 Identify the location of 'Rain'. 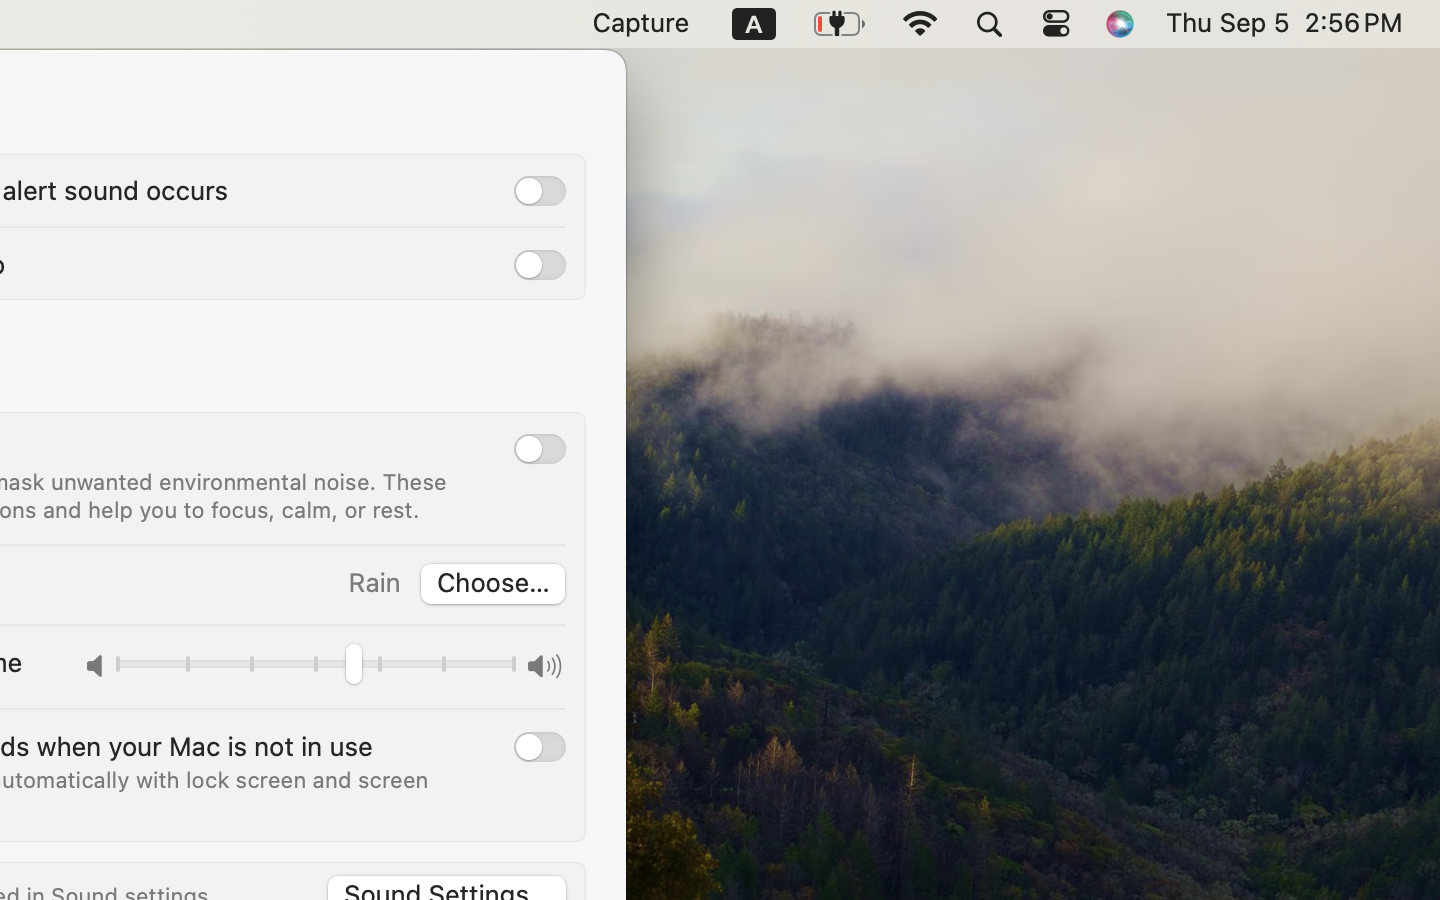
(372, 582).